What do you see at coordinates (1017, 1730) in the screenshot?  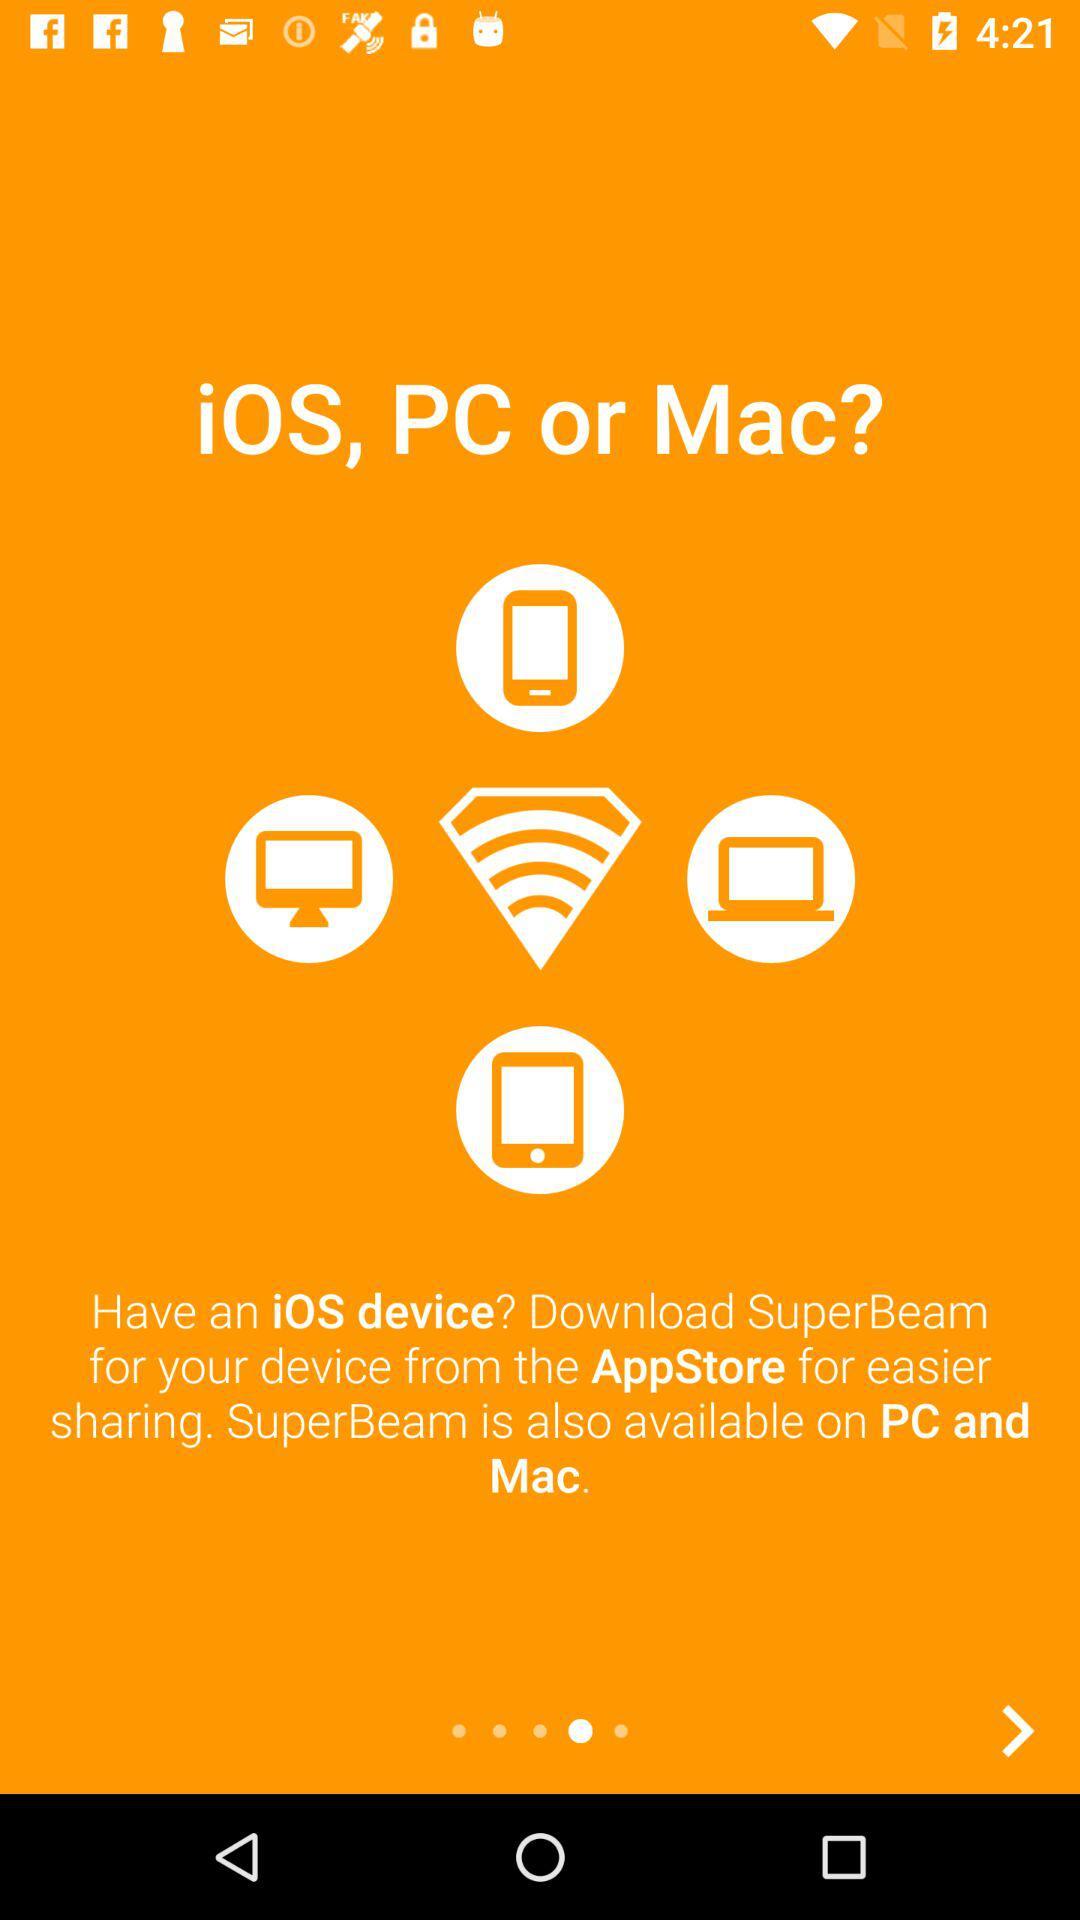 I see `the arrow_forward icon` at bounding box center [1017, 1730].